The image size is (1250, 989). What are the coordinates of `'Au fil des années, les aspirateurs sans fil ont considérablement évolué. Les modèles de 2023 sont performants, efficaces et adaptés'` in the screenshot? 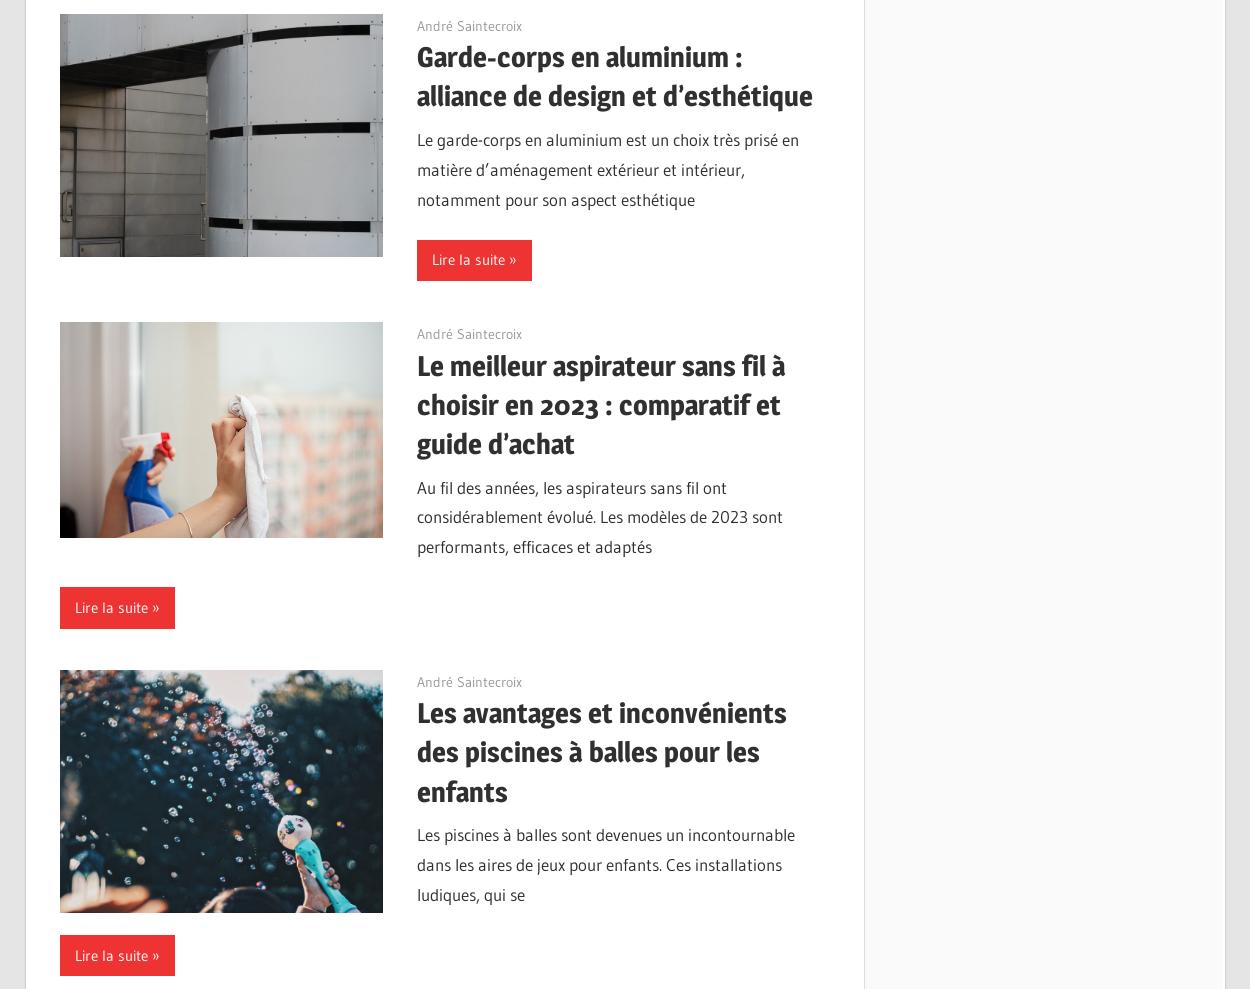 It's located at (599, 516).